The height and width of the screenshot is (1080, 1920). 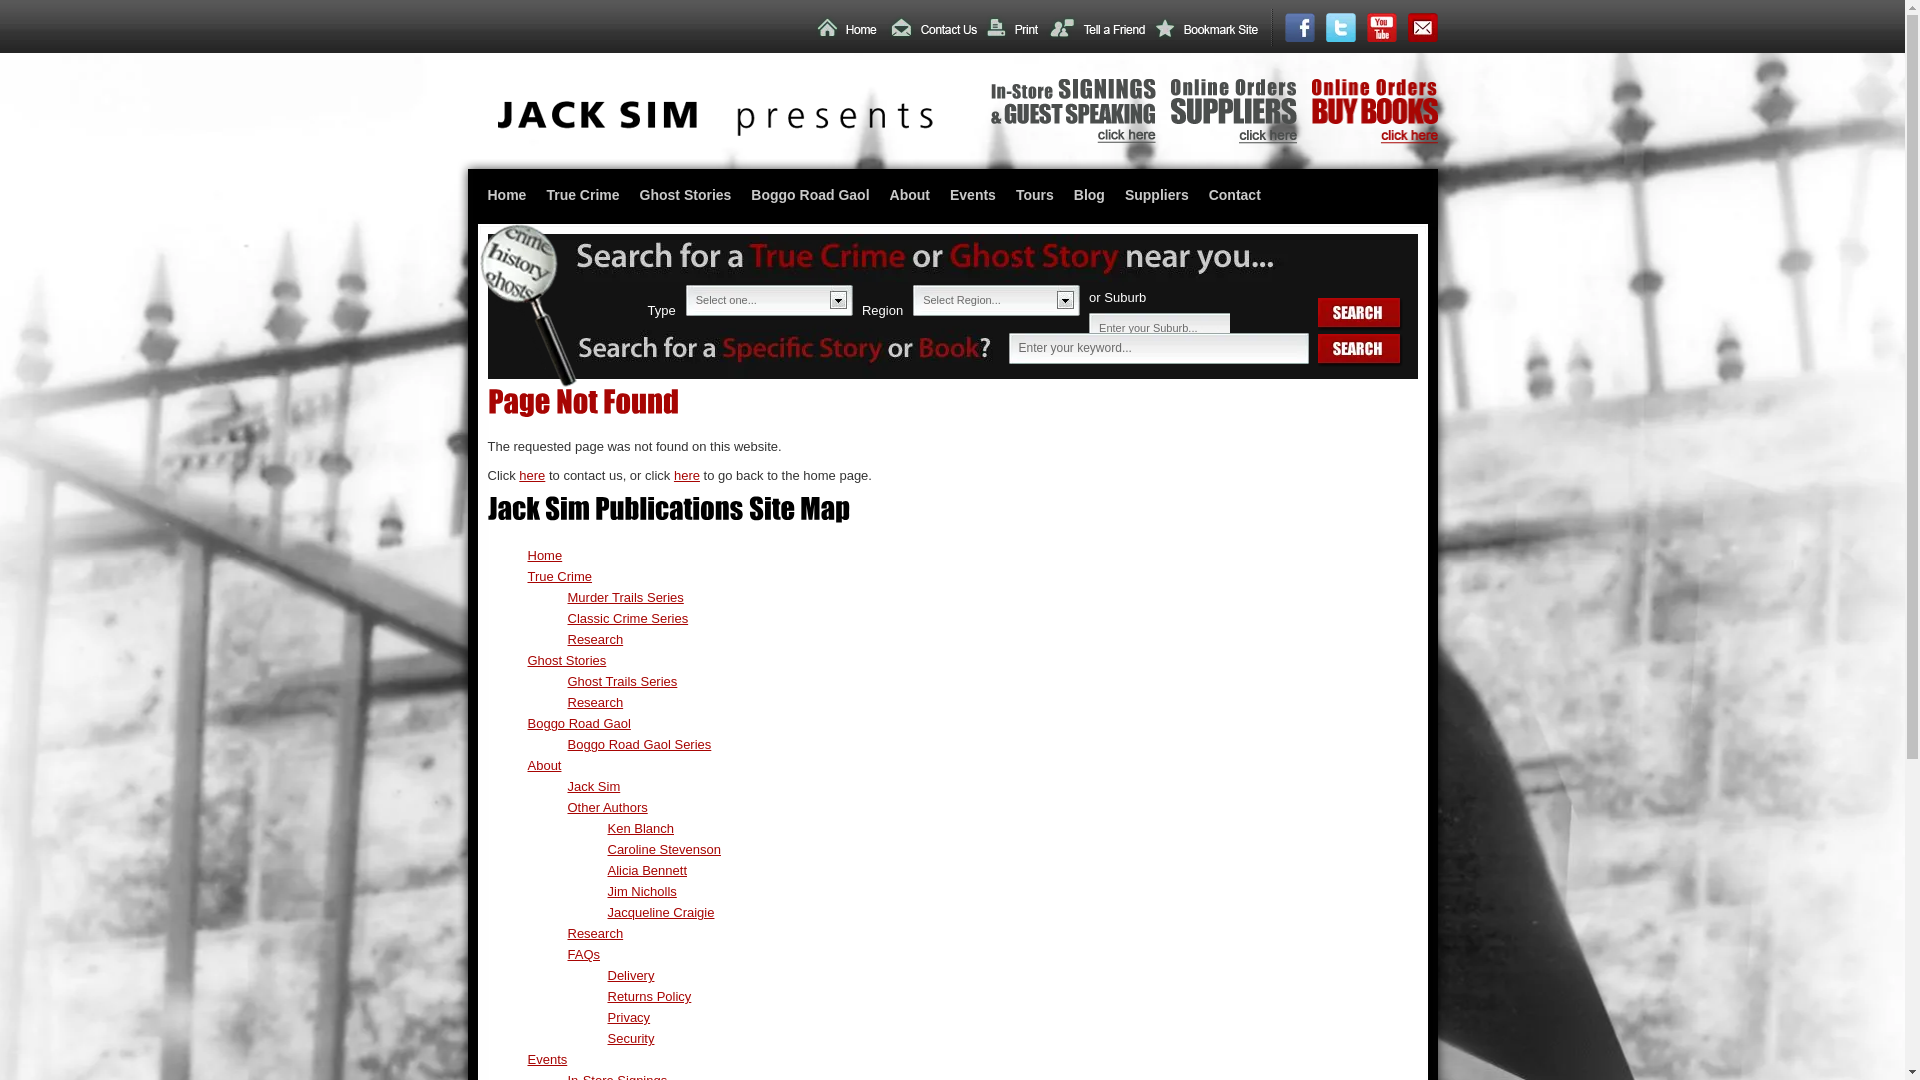 What do you see at coordinates (528, 660) in the screenshot?
I see `'Ghost Stories'` at bounding box center [528, 660].